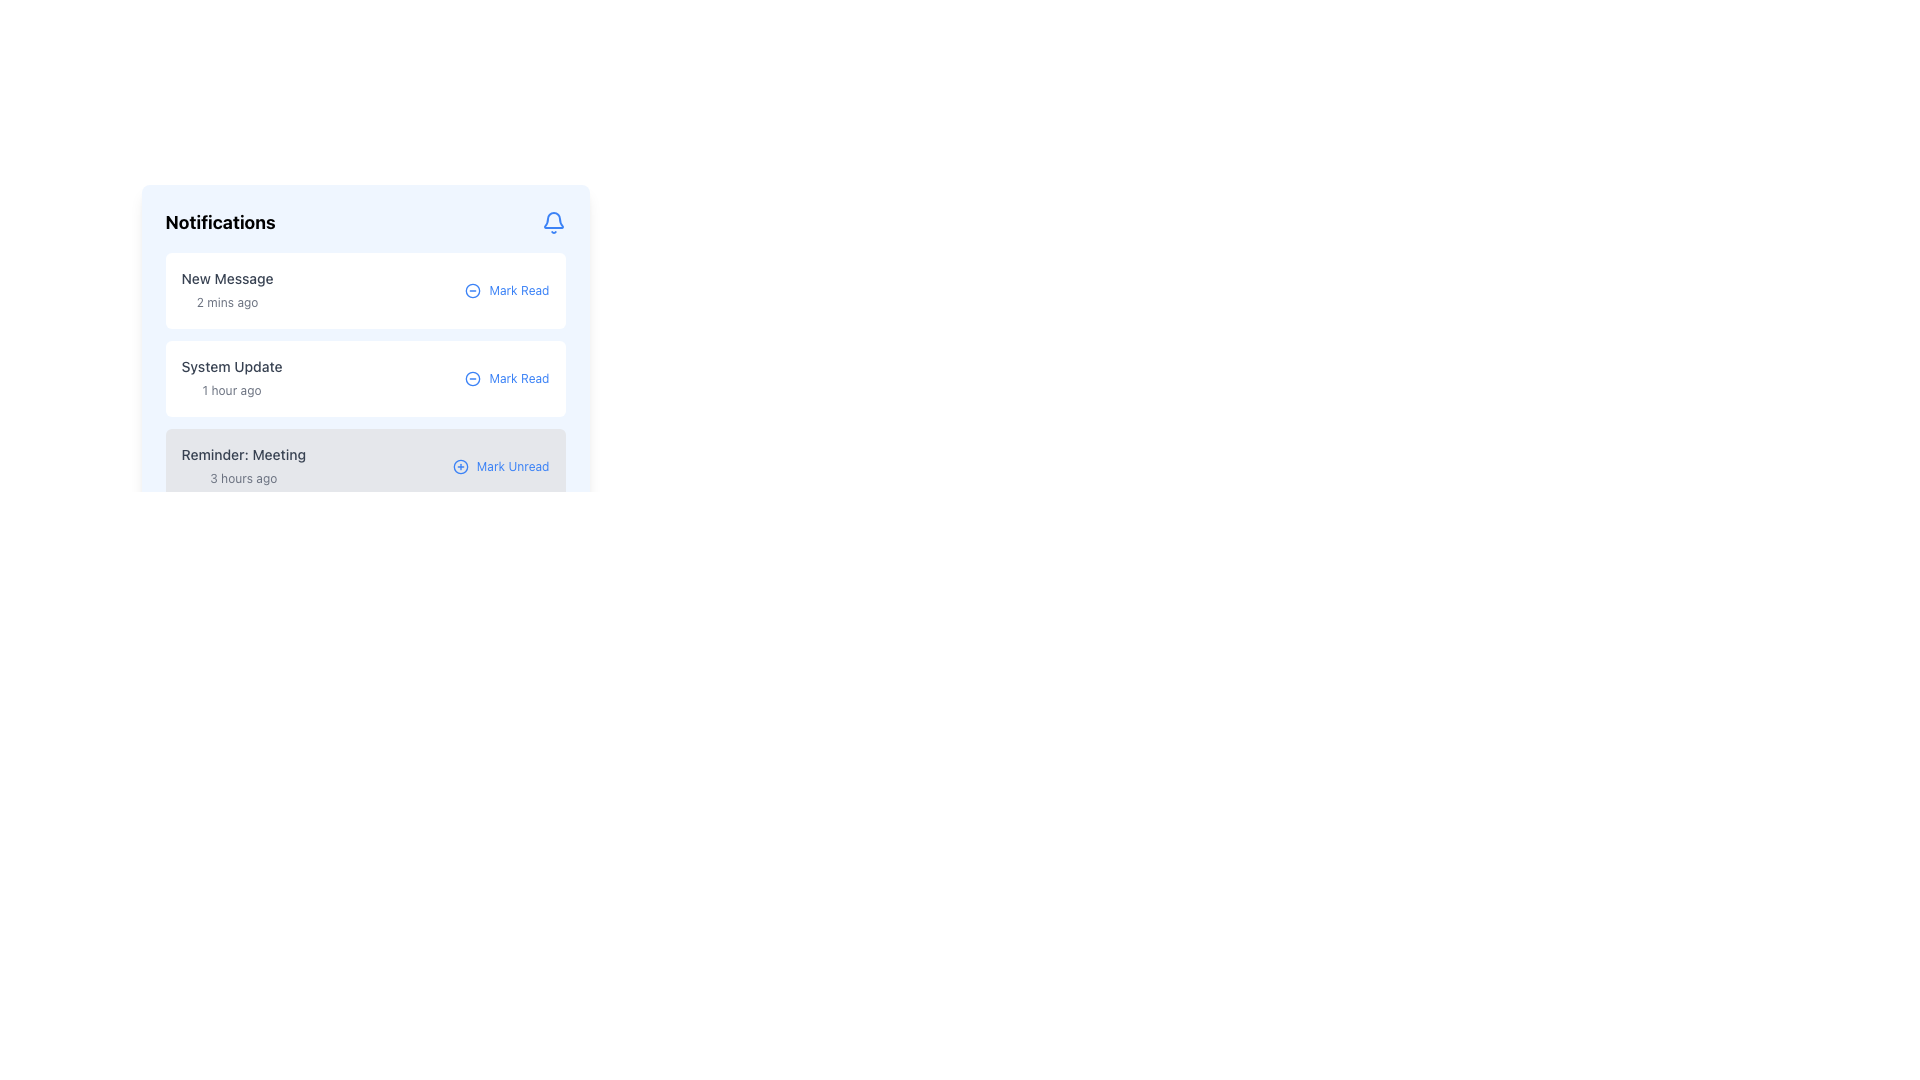  What do you see at coordinates (472, 378) in the screenshot?
I see `the visual representation of the Circular SVG element within the 'System Update' notification, which features a circle with a minus sign in the center` at bounding box center [472, 378].